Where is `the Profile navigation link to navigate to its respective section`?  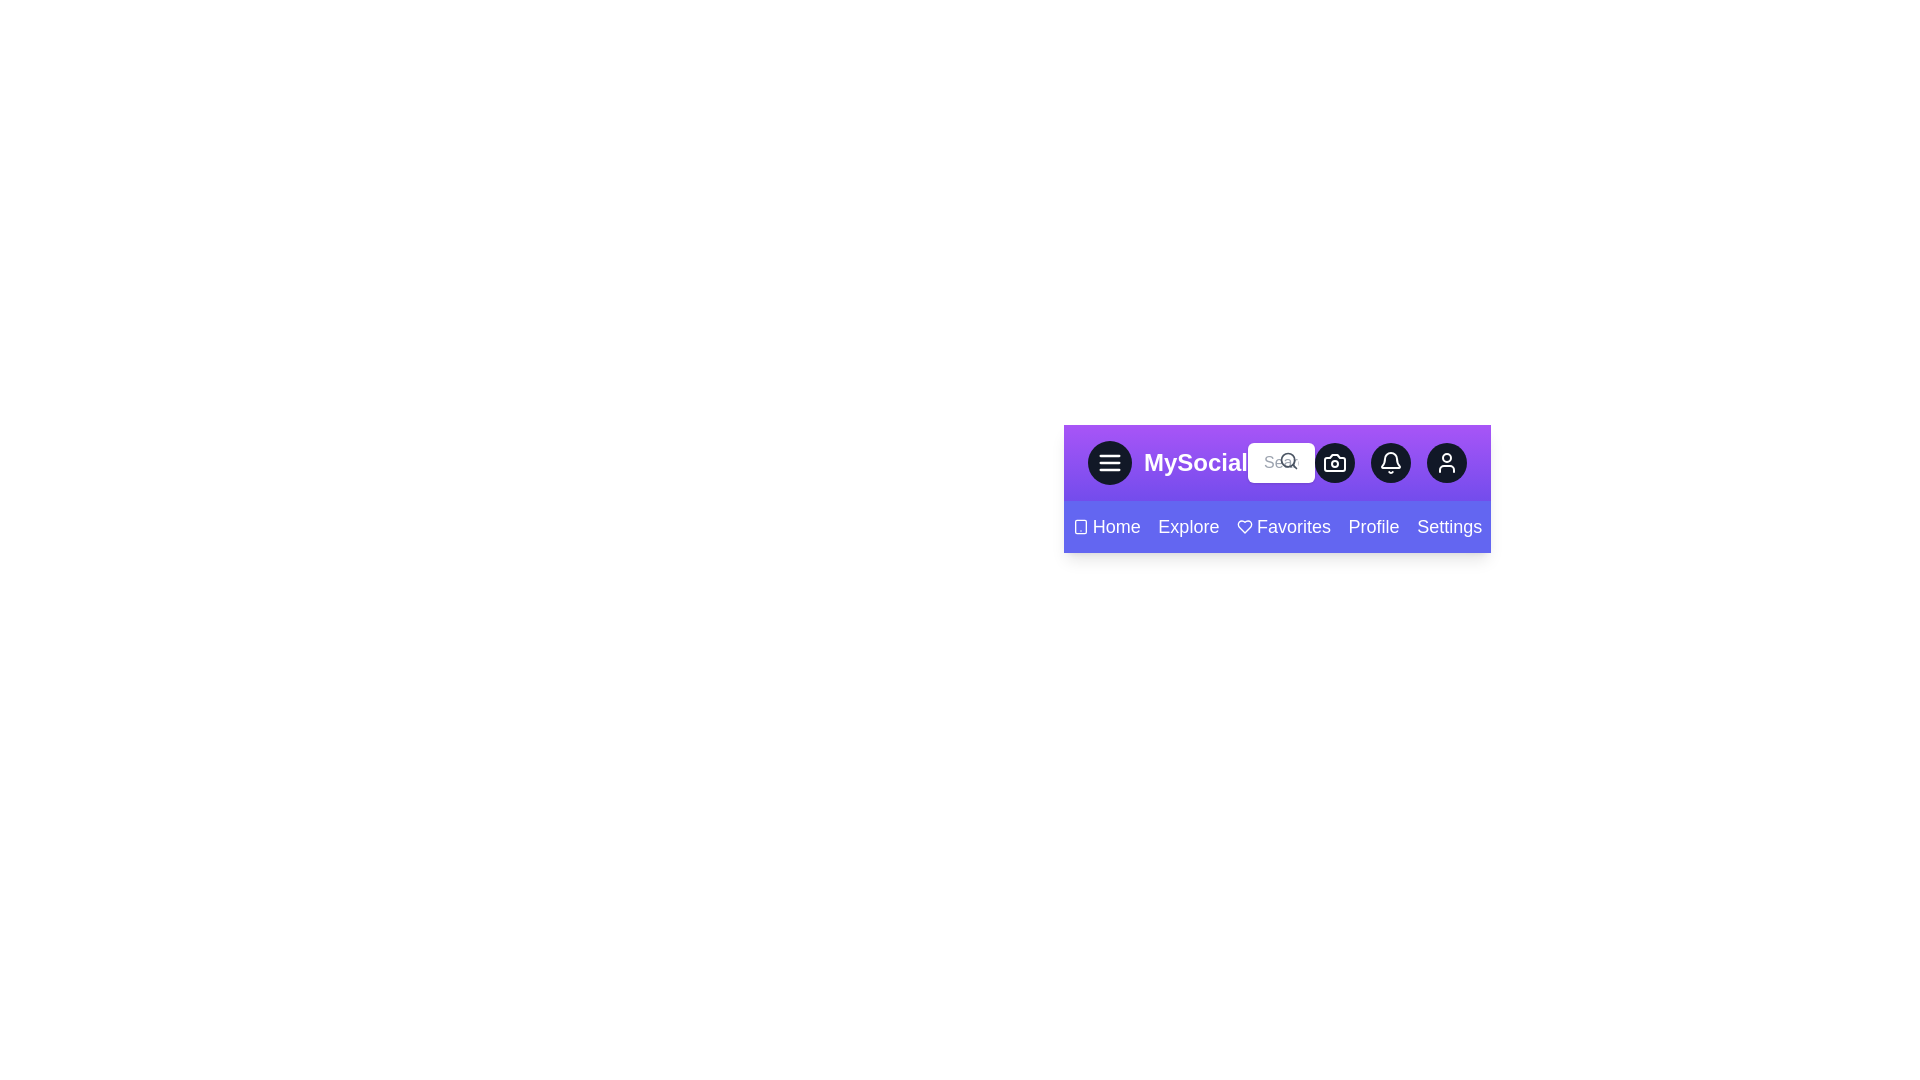
the Profile navigation link to navigate to its respective section is located at coordinates (1373, 526).